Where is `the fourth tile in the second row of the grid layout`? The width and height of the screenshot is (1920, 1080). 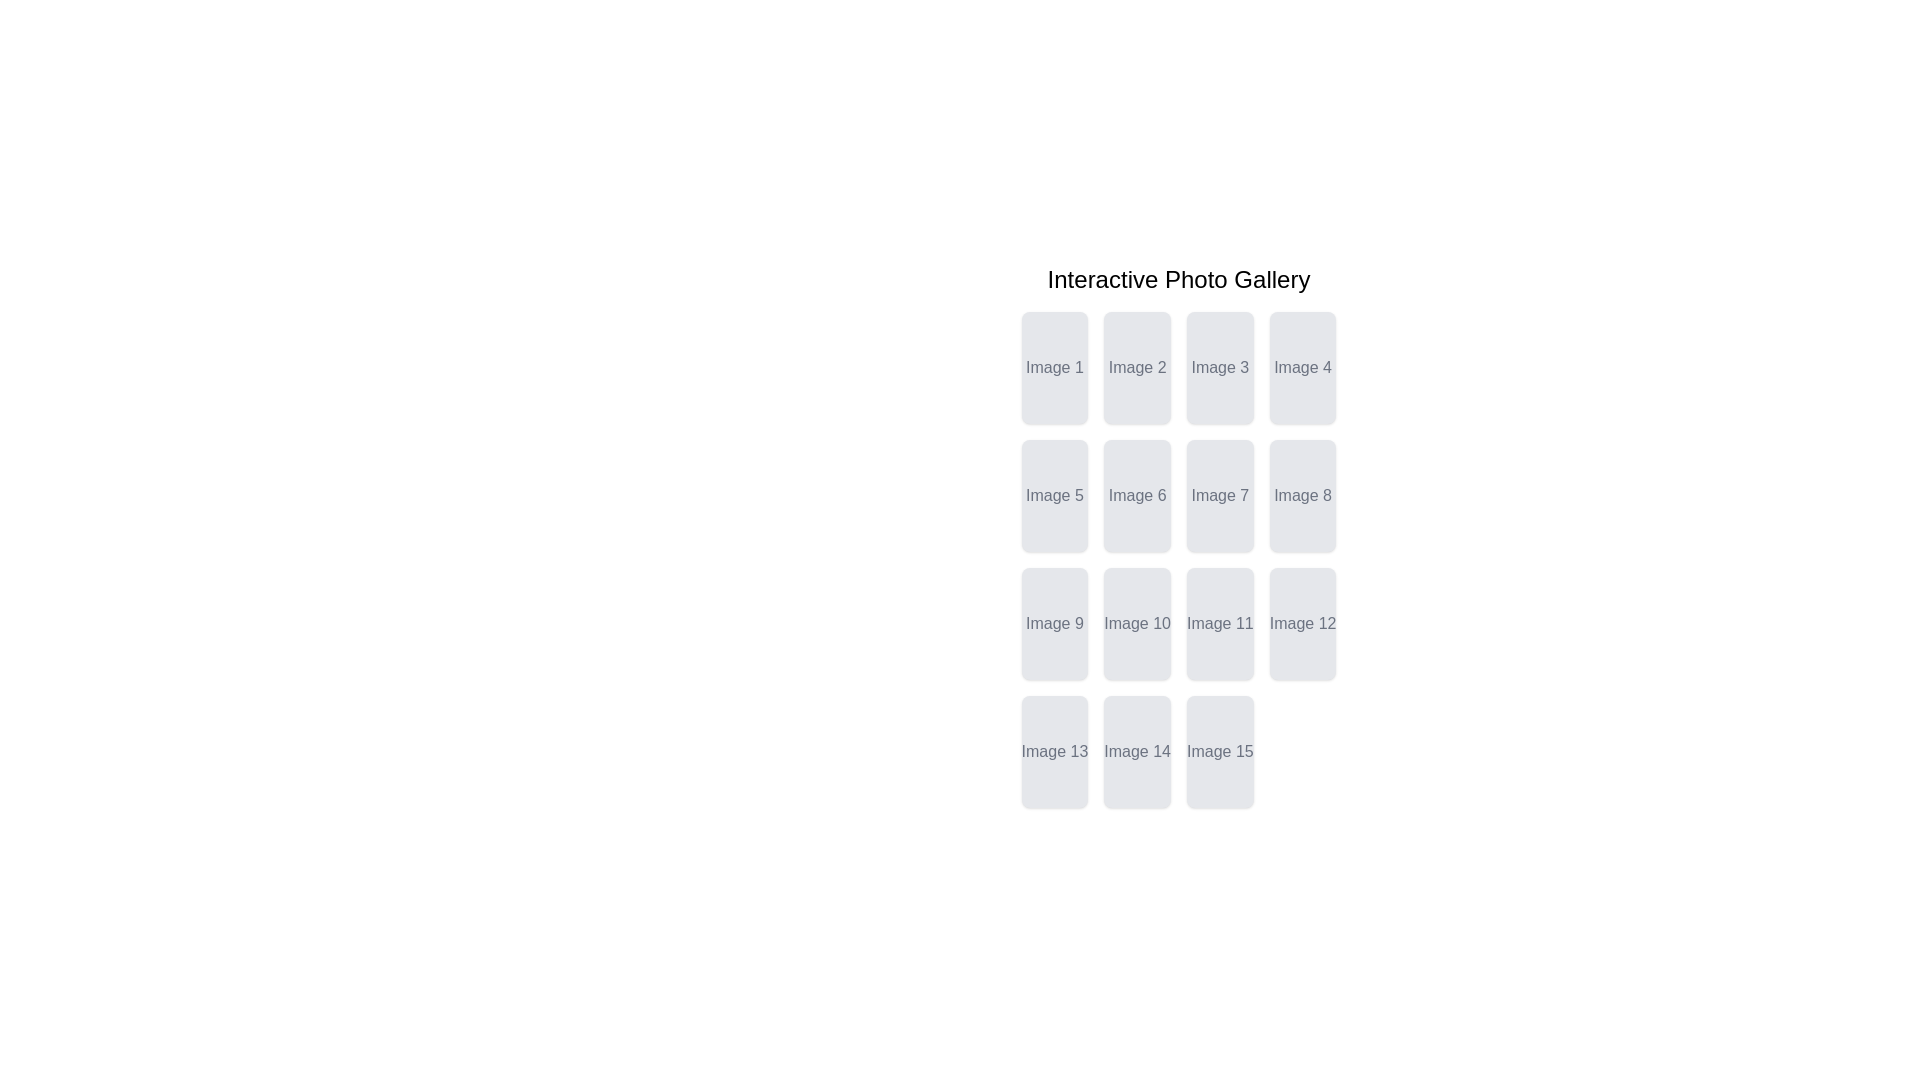 the fourth tile in the second row of the grid layout is located at coordinates (1303, 495).